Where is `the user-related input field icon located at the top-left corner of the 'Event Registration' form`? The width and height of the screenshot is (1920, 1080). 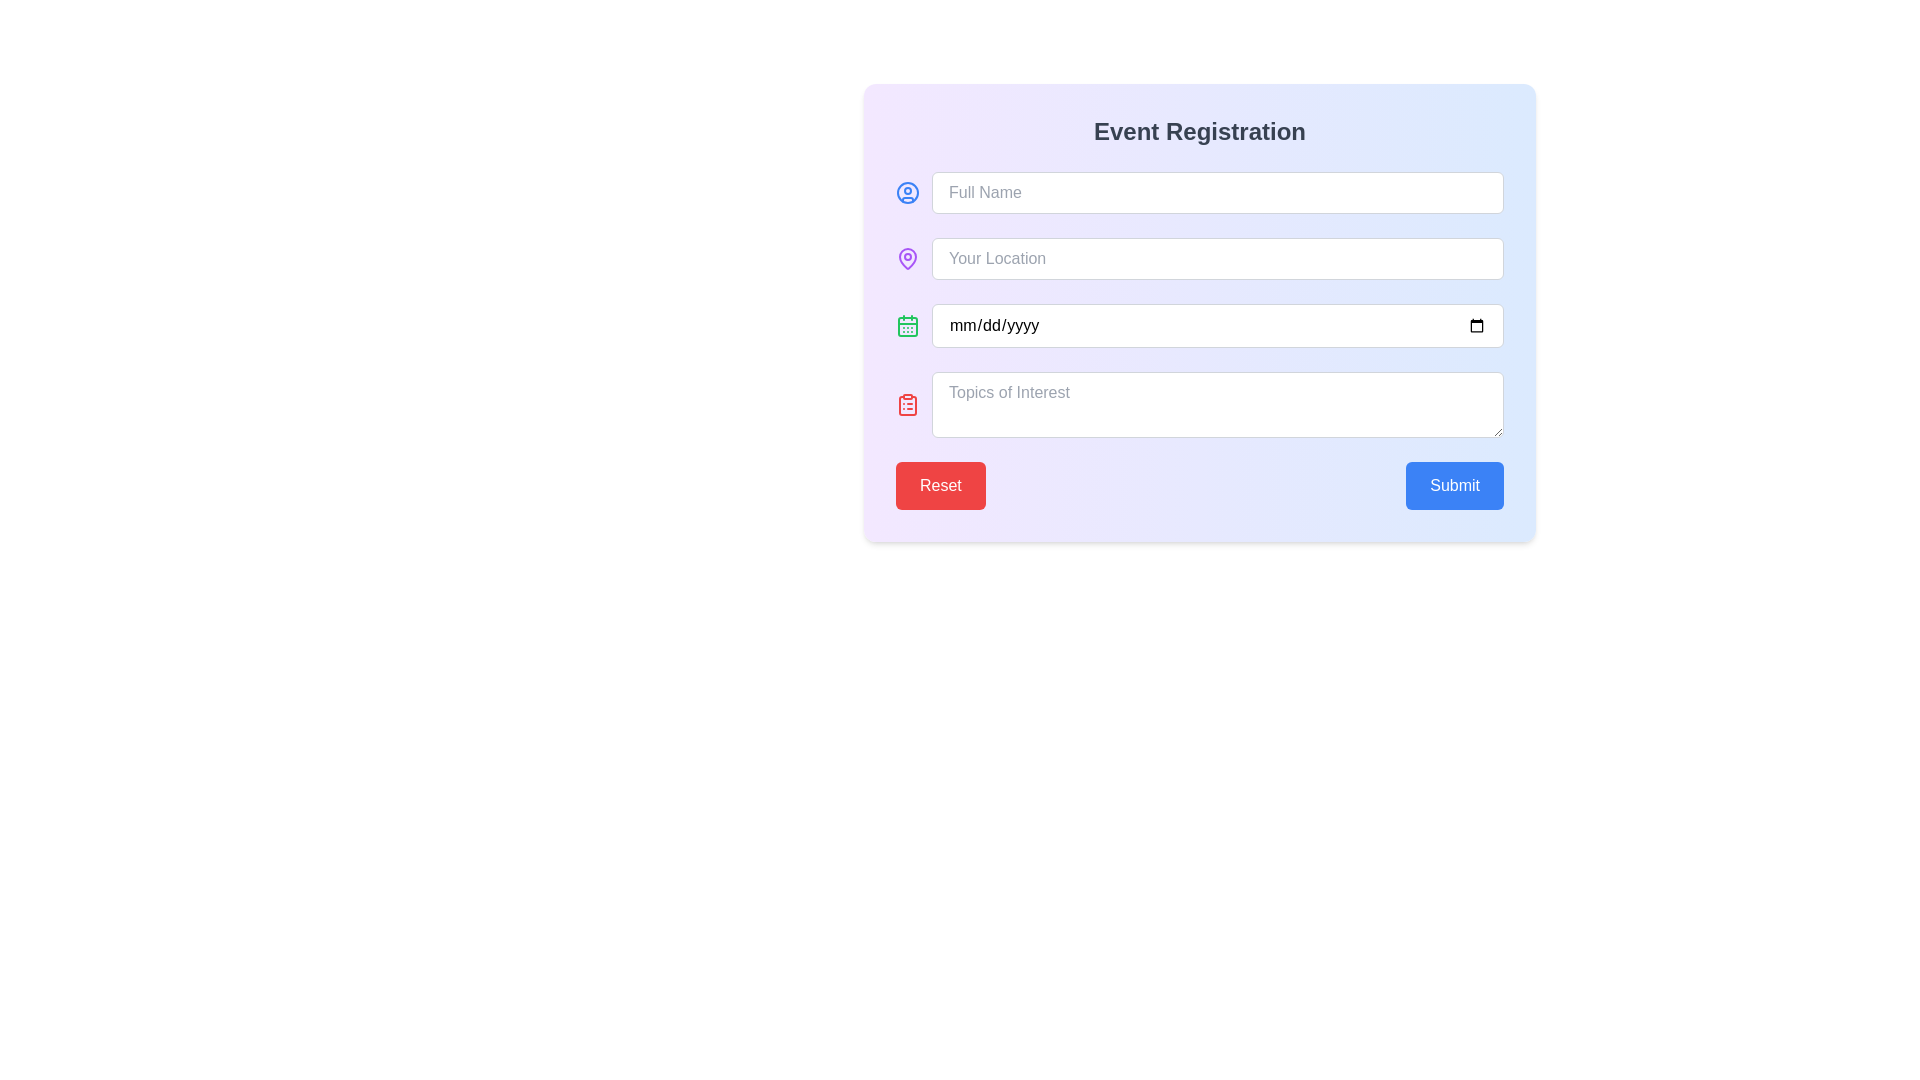
the user-related input field icon located at the top-left corner of the 'Event Registration' form is located at coordinates (906, 192).